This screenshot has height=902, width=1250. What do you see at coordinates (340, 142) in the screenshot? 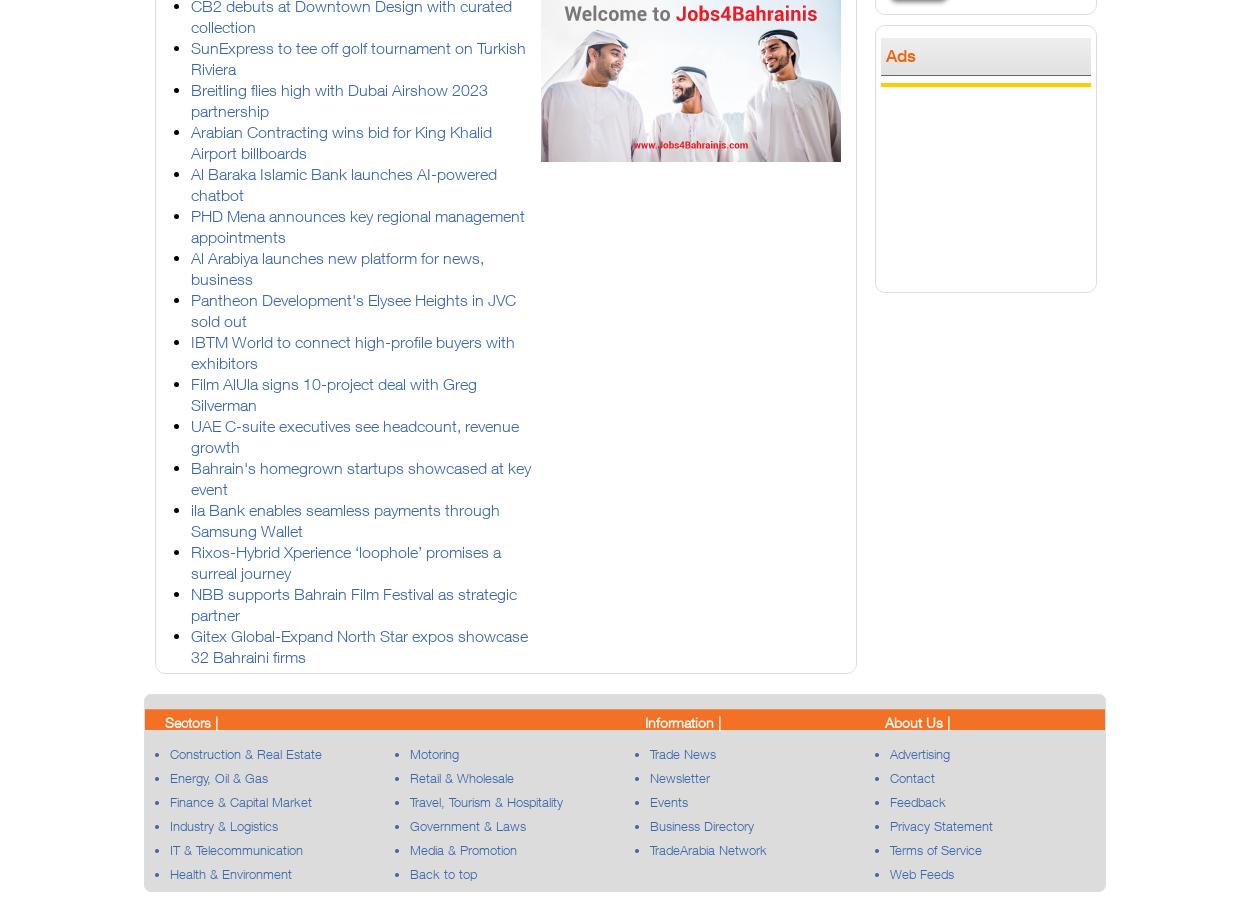
I see `'Arabian Contracting wins bid for King Khalid Airport billboards'` at bounding box center [340, 142].